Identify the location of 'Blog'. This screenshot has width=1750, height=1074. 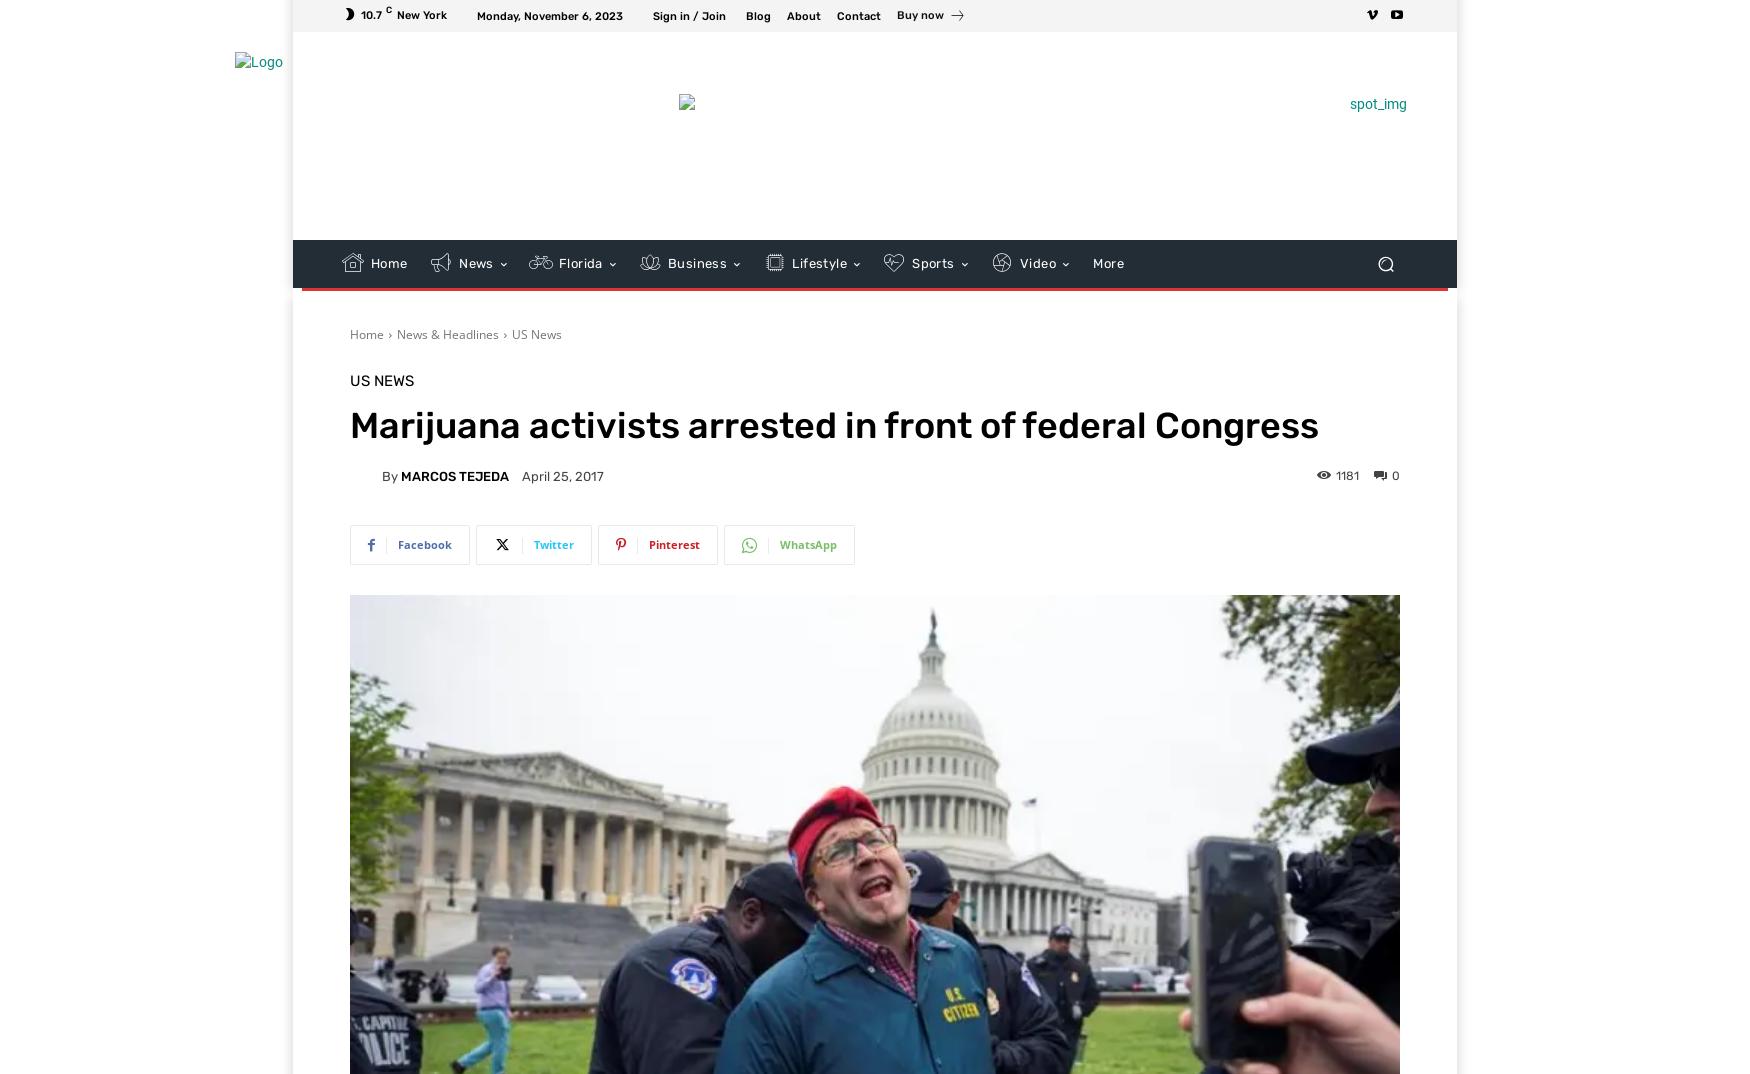
(757, 14).